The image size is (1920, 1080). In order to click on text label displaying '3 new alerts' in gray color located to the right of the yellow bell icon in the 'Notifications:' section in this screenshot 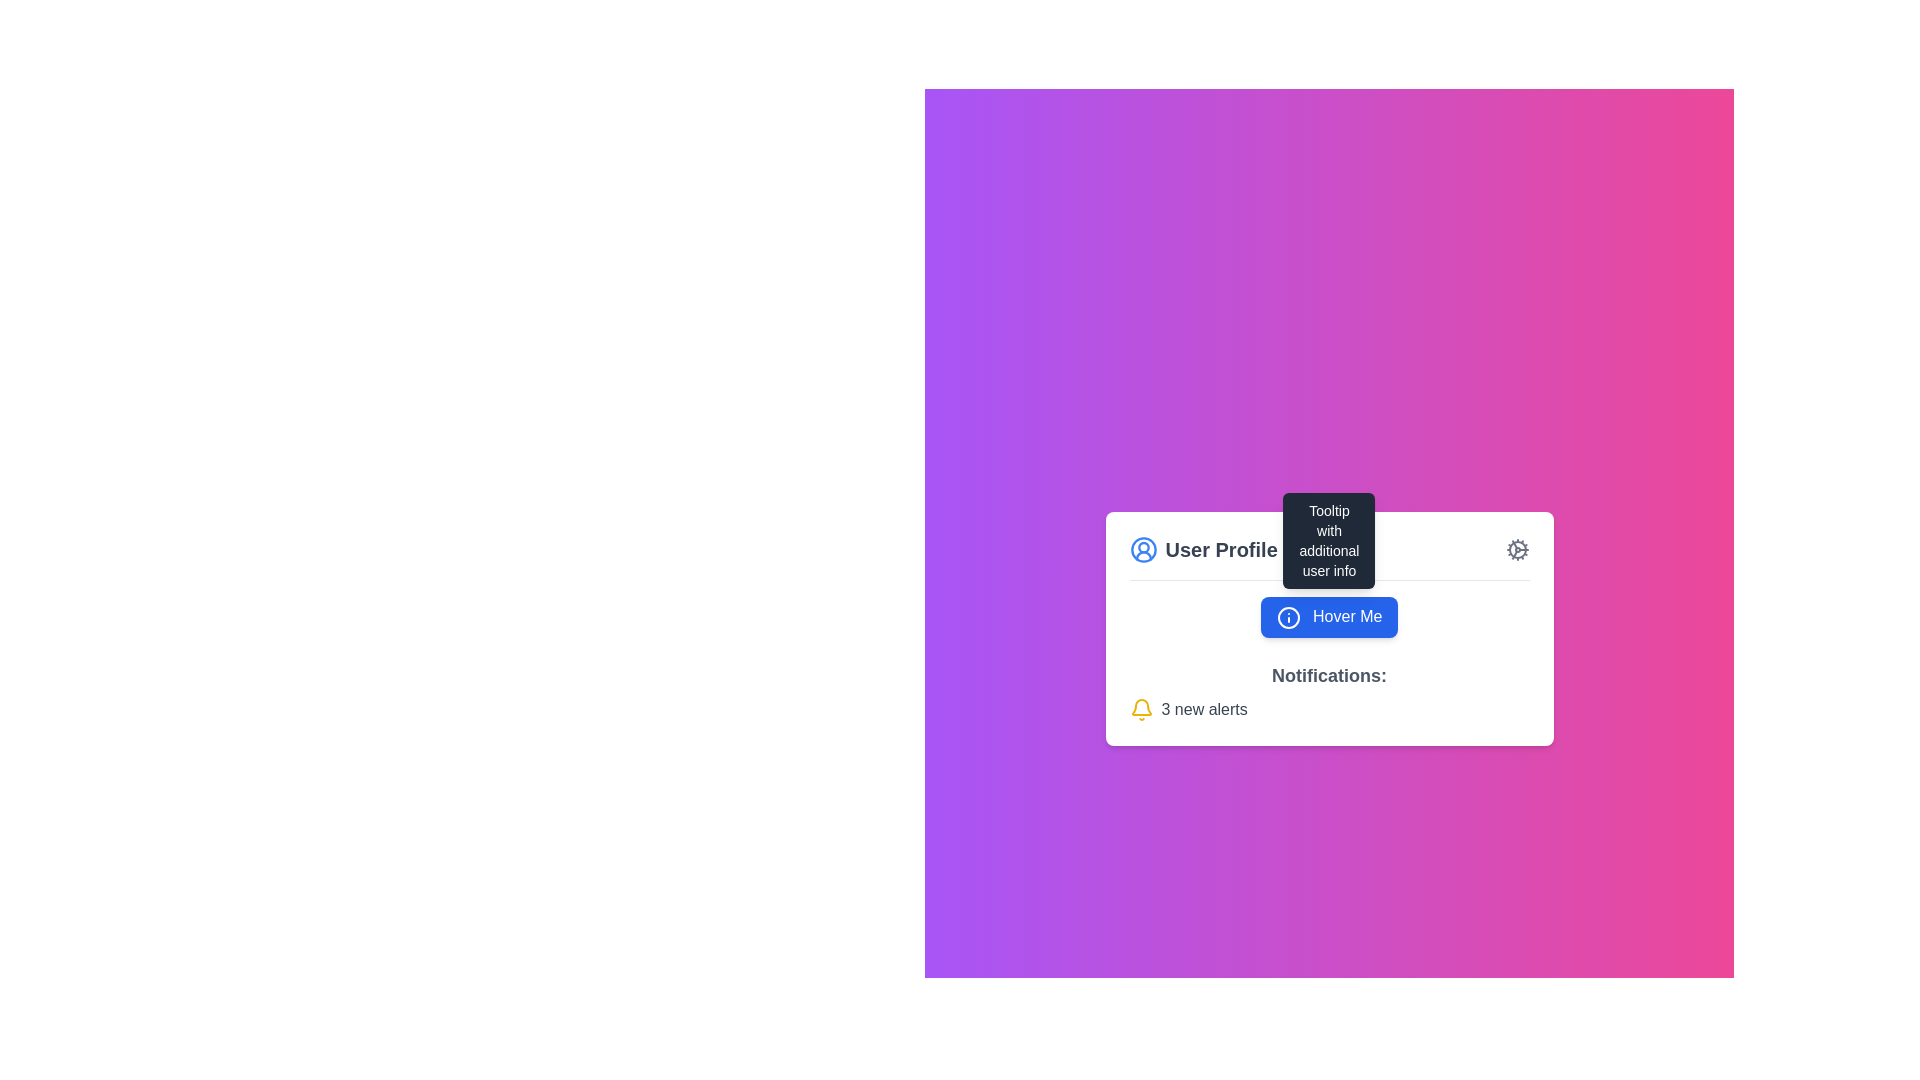, I will do `click(1203, 708)`.